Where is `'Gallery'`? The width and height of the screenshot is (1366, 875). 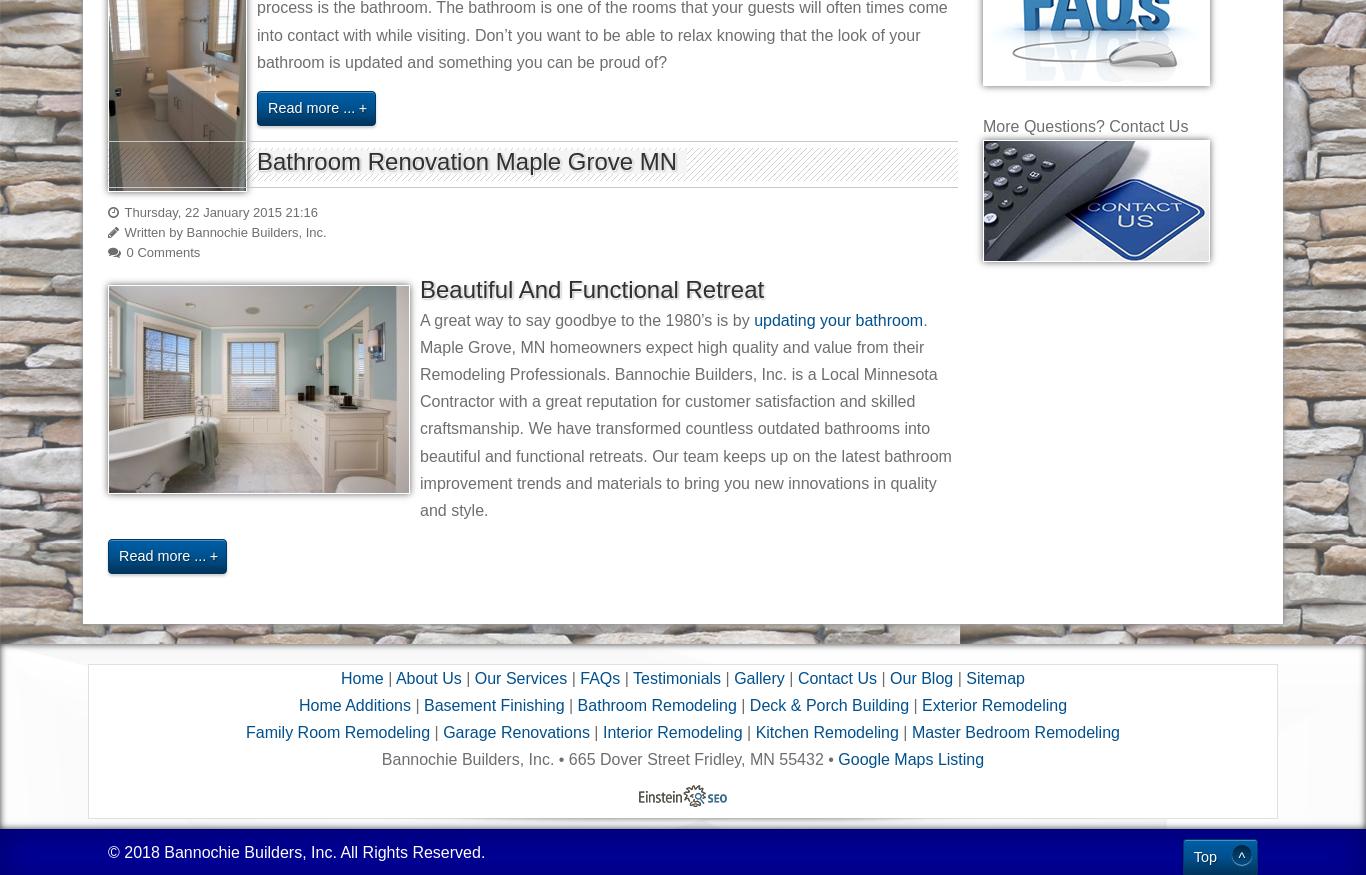
'Gallery' is located at coordinates (758, 676).